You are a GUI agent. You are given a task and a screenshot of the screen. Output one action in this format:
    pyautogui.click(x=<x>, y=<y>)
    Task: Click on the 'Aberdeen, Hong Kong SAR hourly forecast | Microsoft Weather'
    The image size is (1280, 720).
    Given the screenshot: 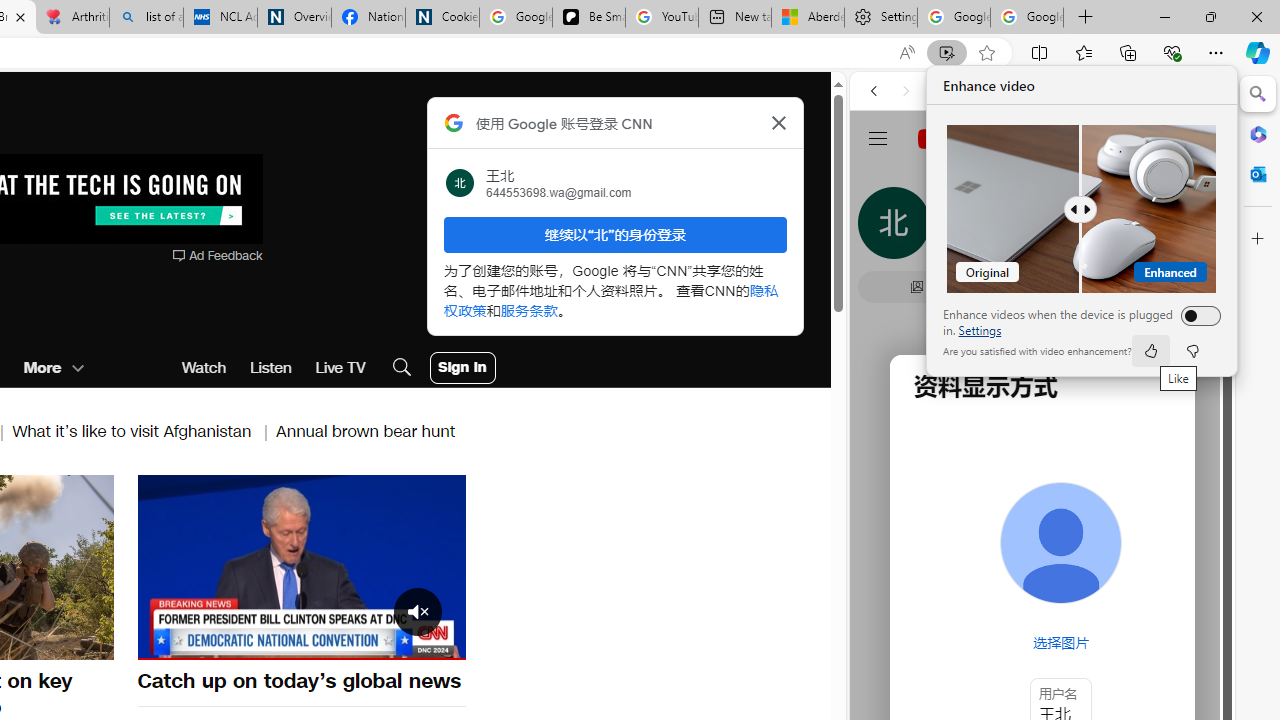 What is the action you would take?
    pyautogui.click(x=807, y=17)
    